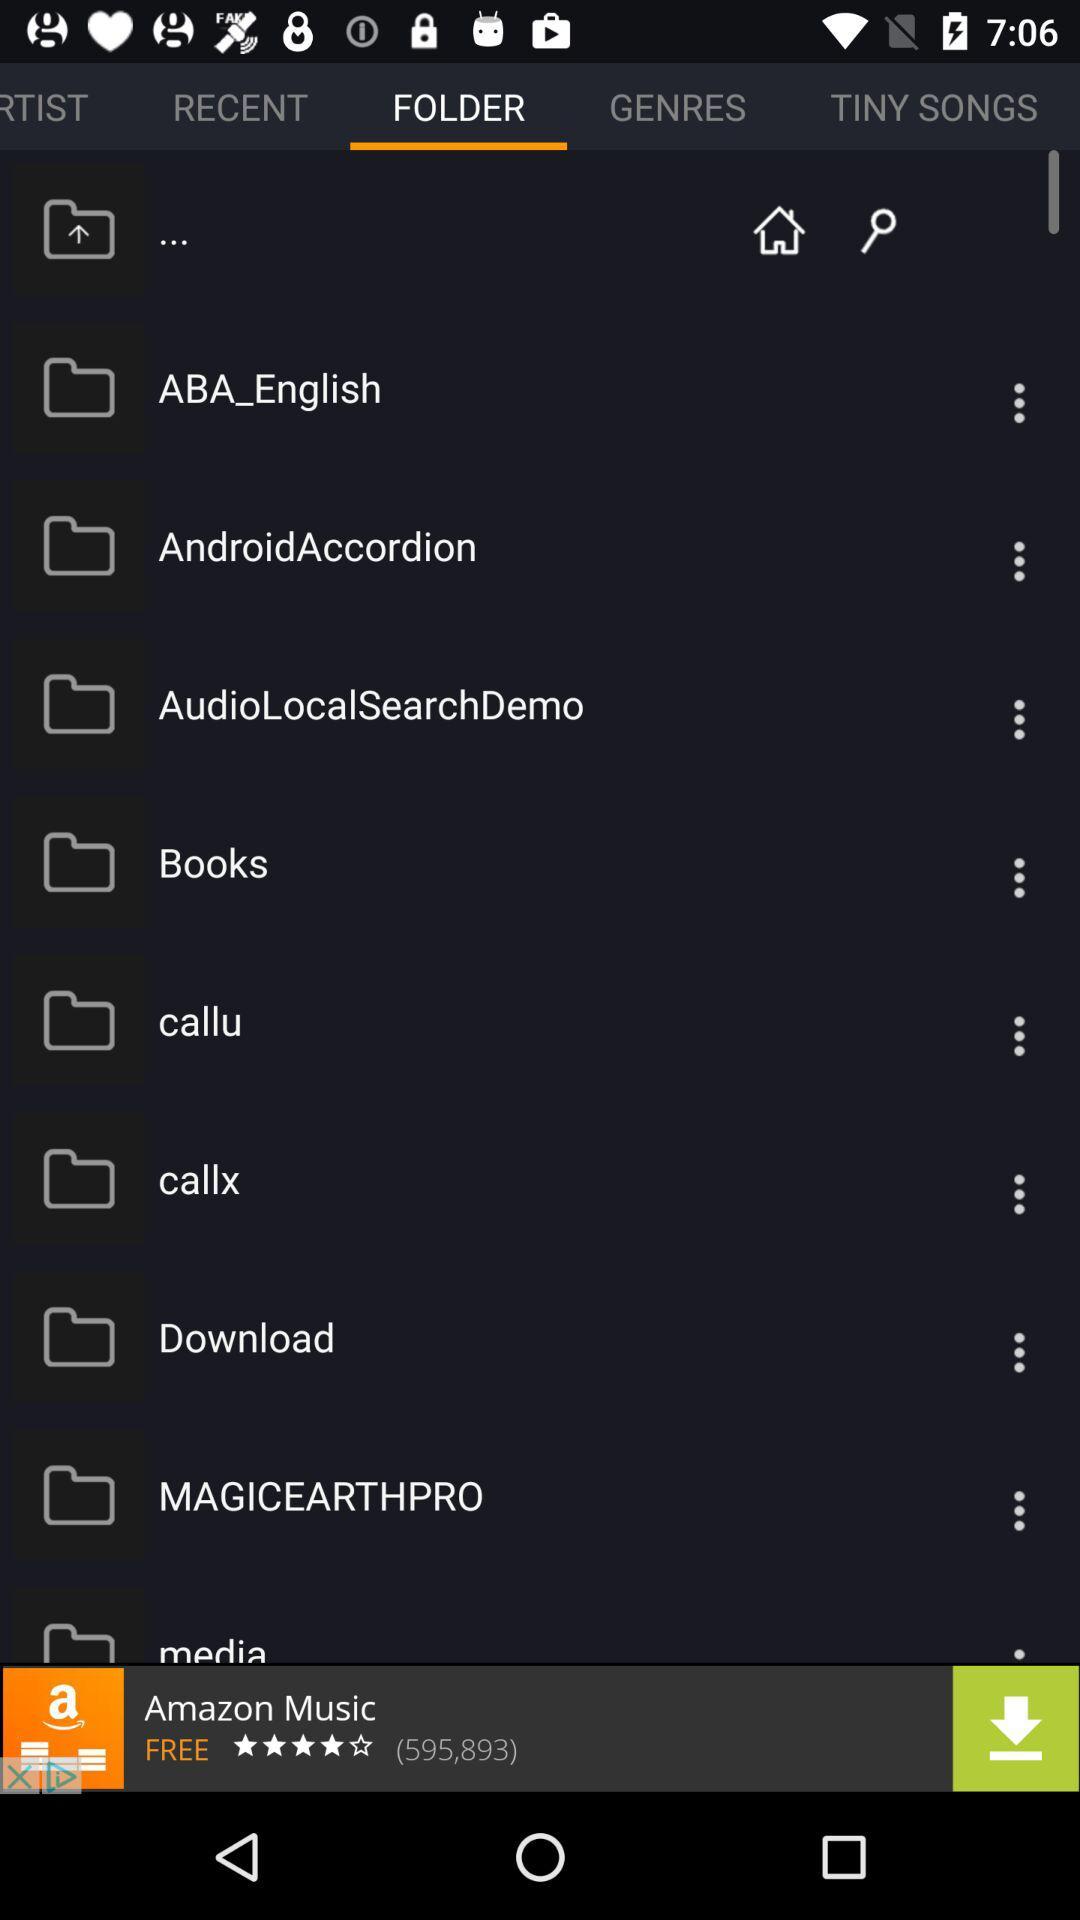 The width and height of the screenshot is (1080, 1920). What do you see at coordinates (978, 862) in the screenshot?
I see `more choices` at bounding box center [978, 862].